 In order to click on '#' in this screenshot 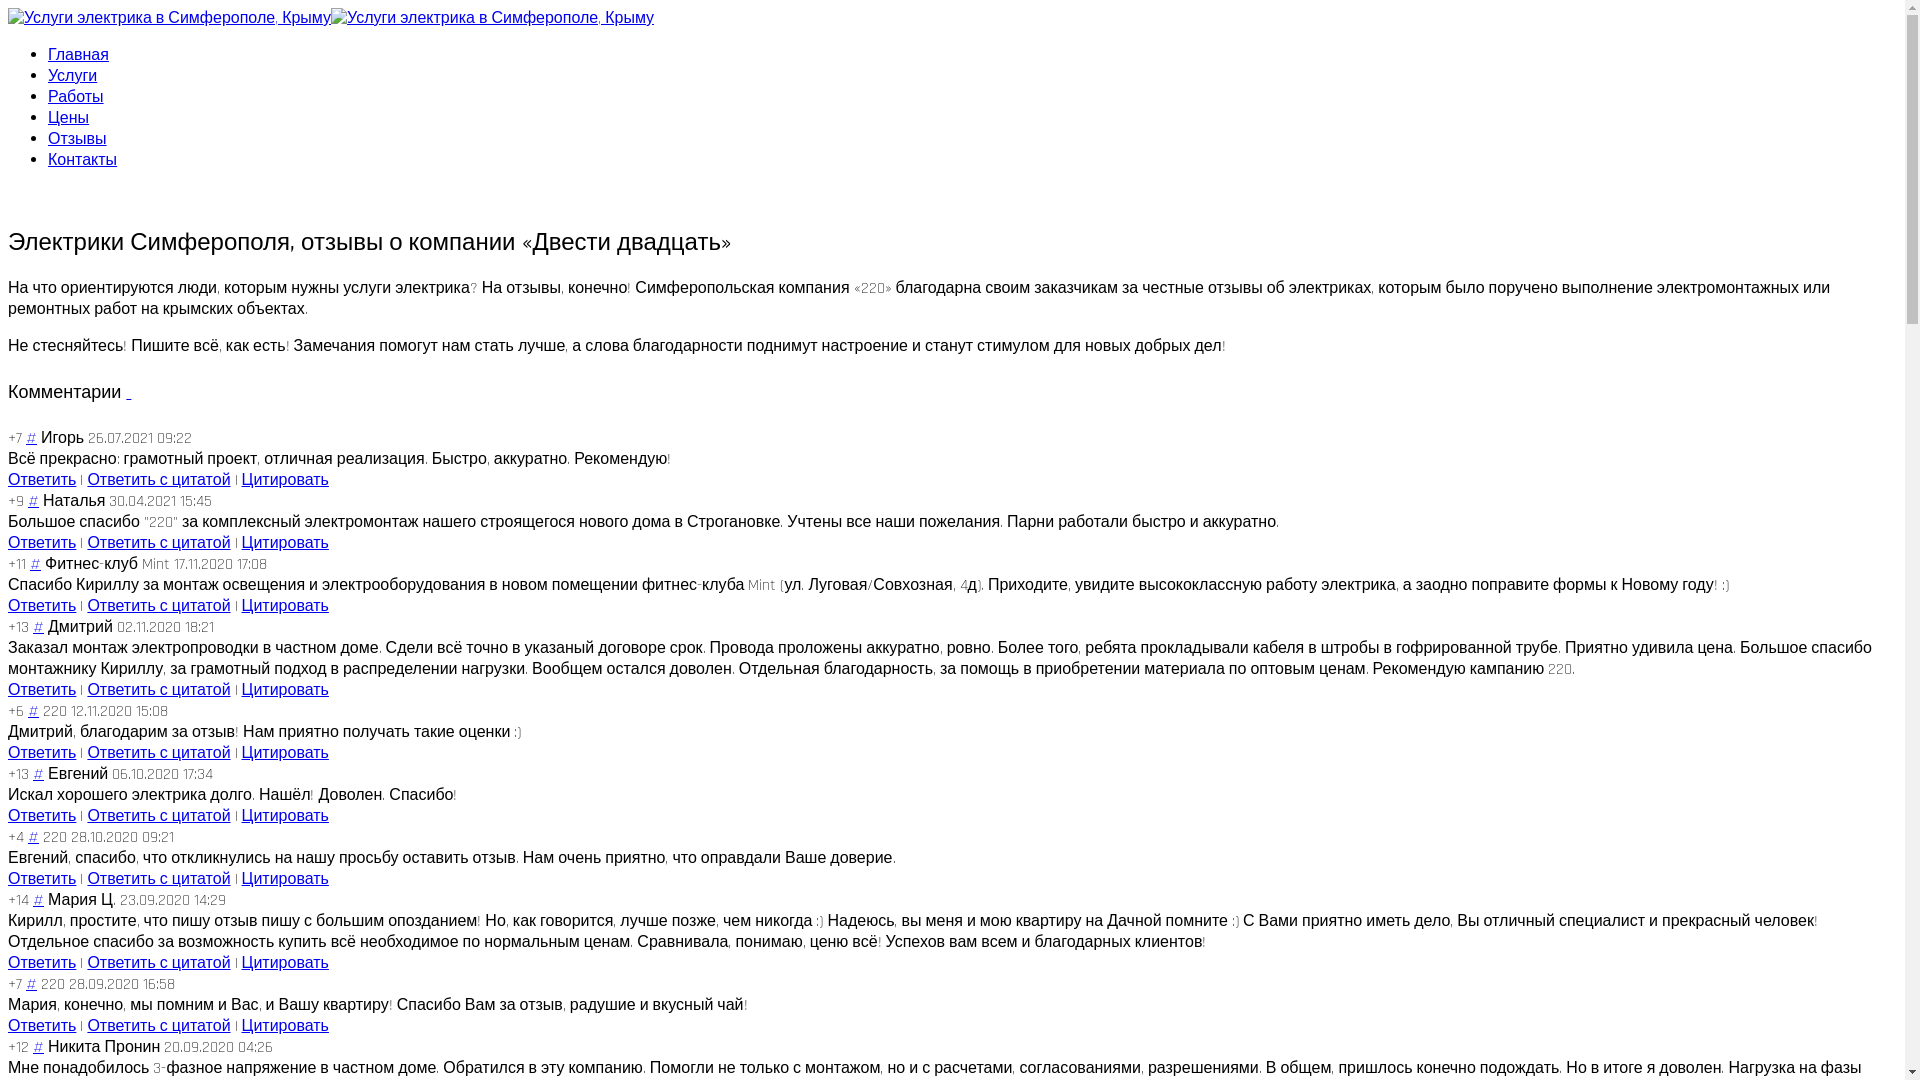, I will do `click(38, 773)`.